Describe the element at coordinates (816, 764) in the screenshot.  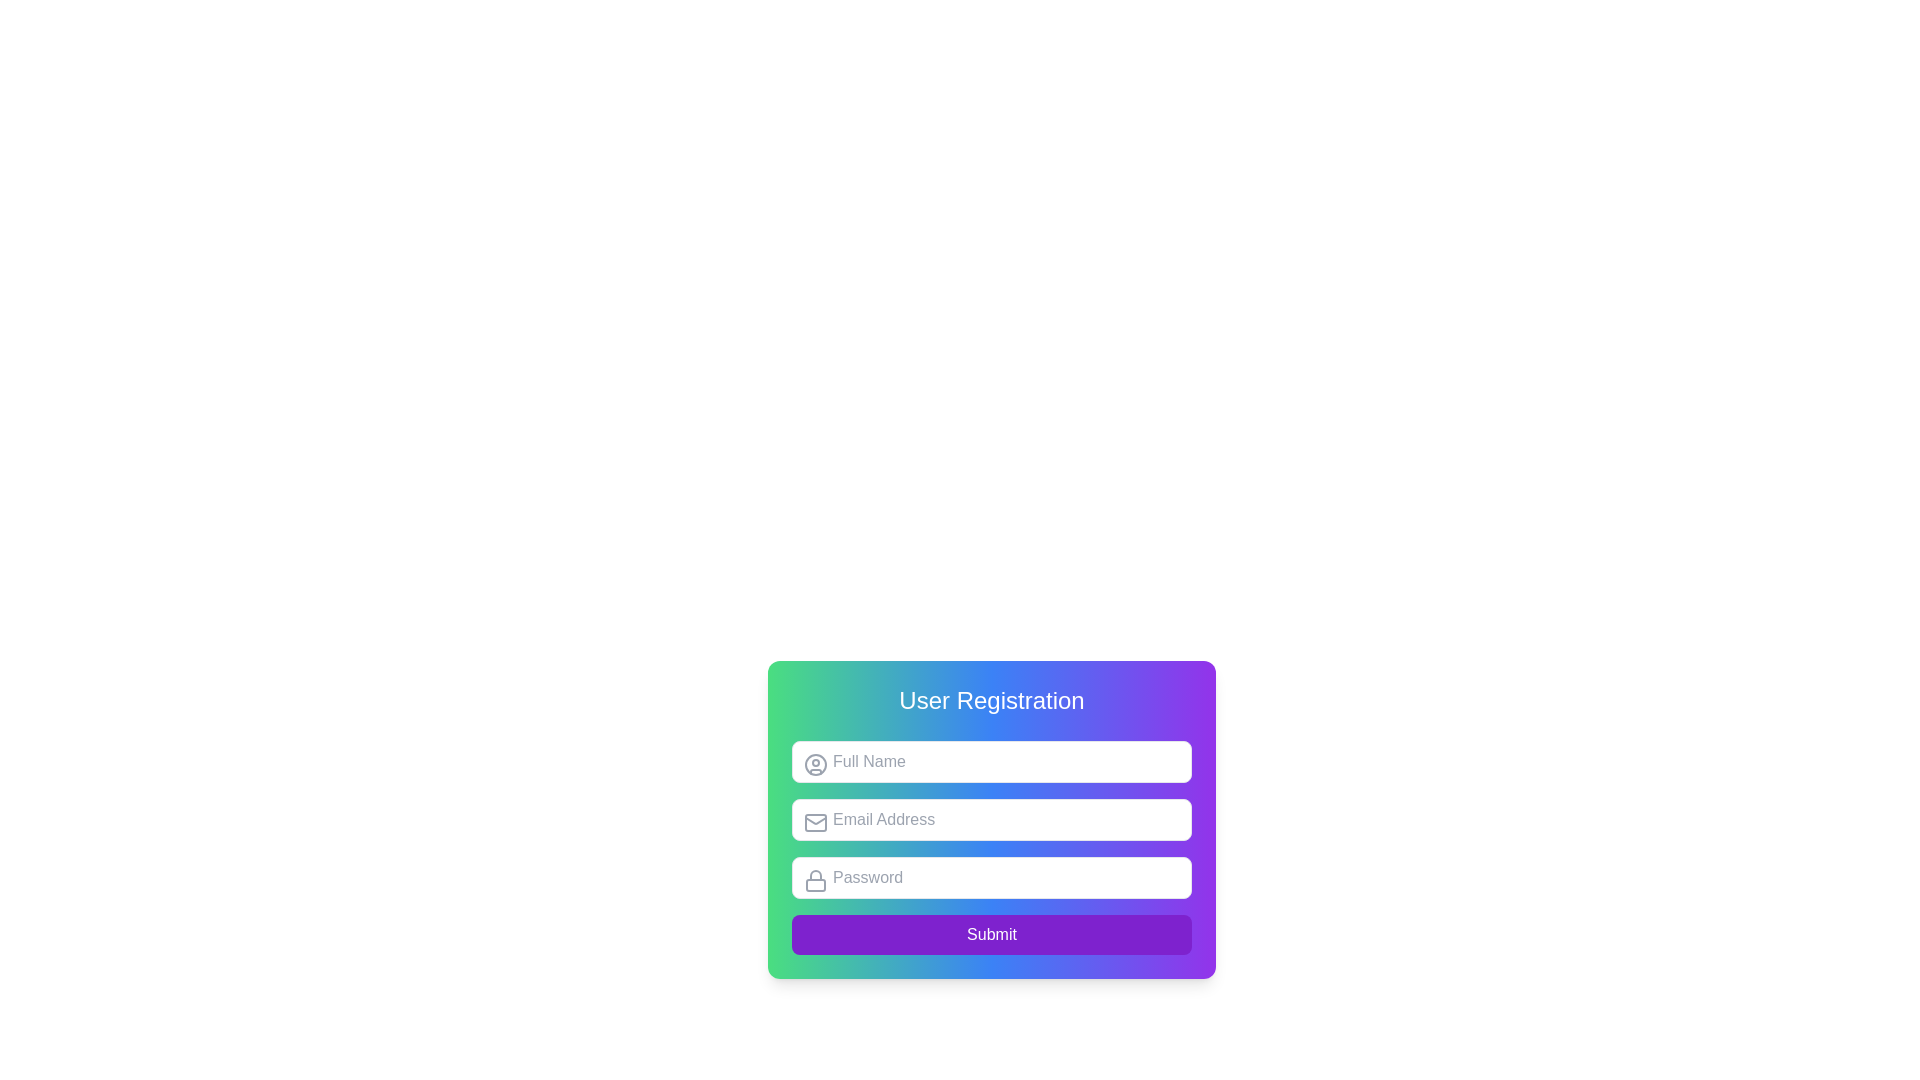
I see `the icon that visually represents the 'Full Name' input field, which is part of the user registration form and located to the left of the 'Full Name' text input` at that location.